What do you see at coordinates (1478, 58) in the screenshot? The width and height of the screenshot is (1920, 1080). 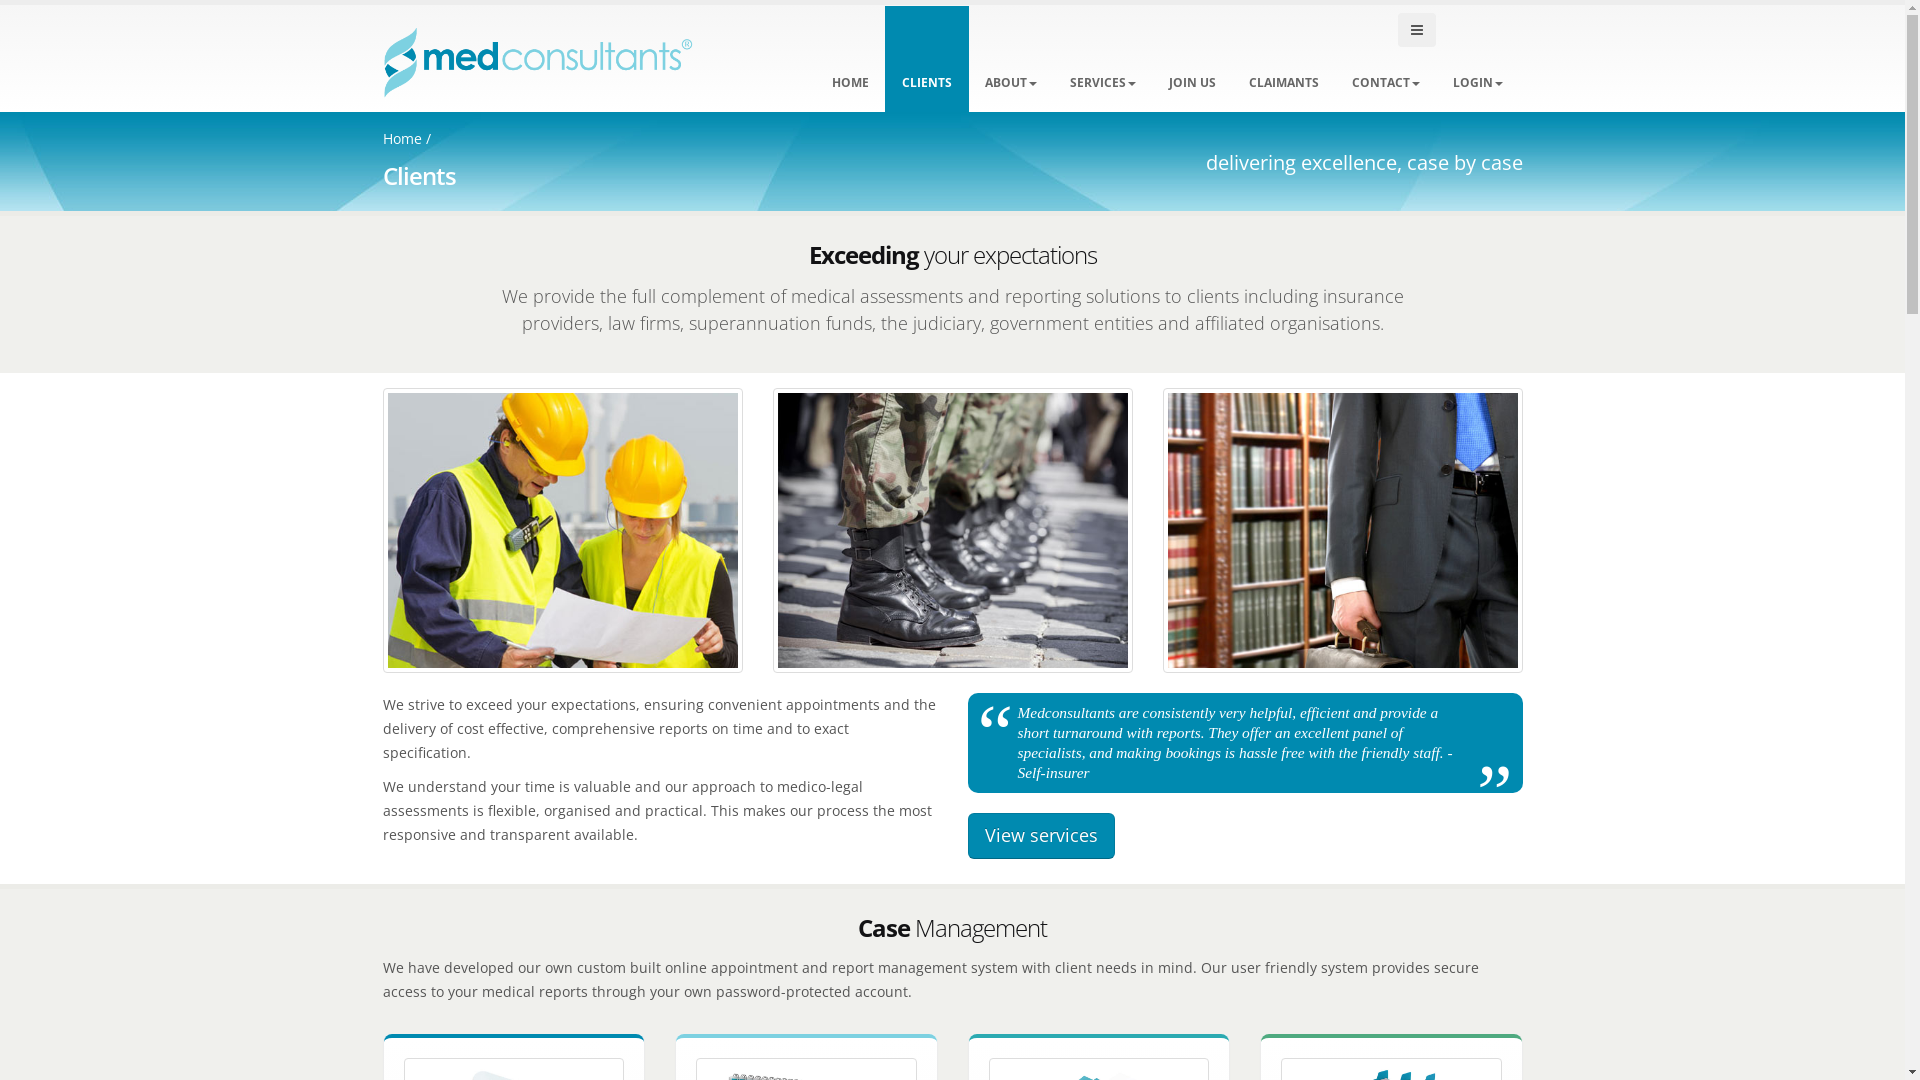 I see `'LOGIN'` at bounding box center [1478, 58].